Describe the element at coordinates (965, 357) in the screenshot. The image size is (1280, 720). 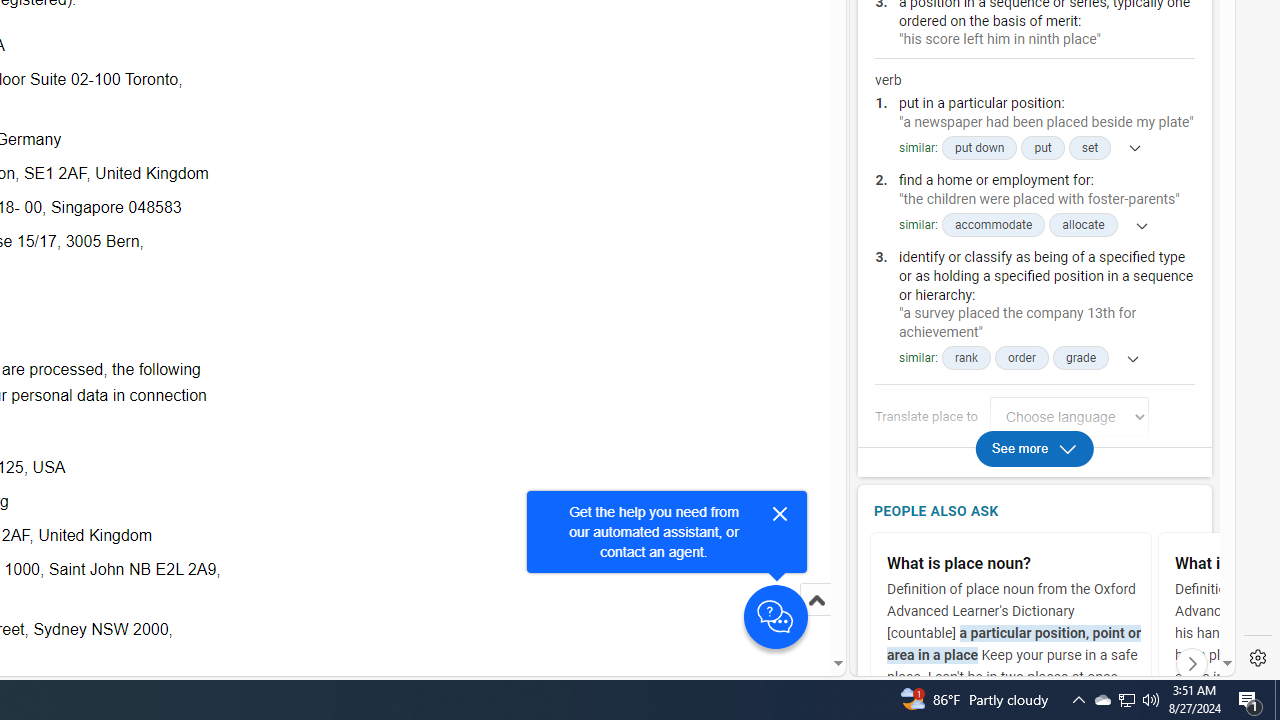
I see `'rank'` at that location.